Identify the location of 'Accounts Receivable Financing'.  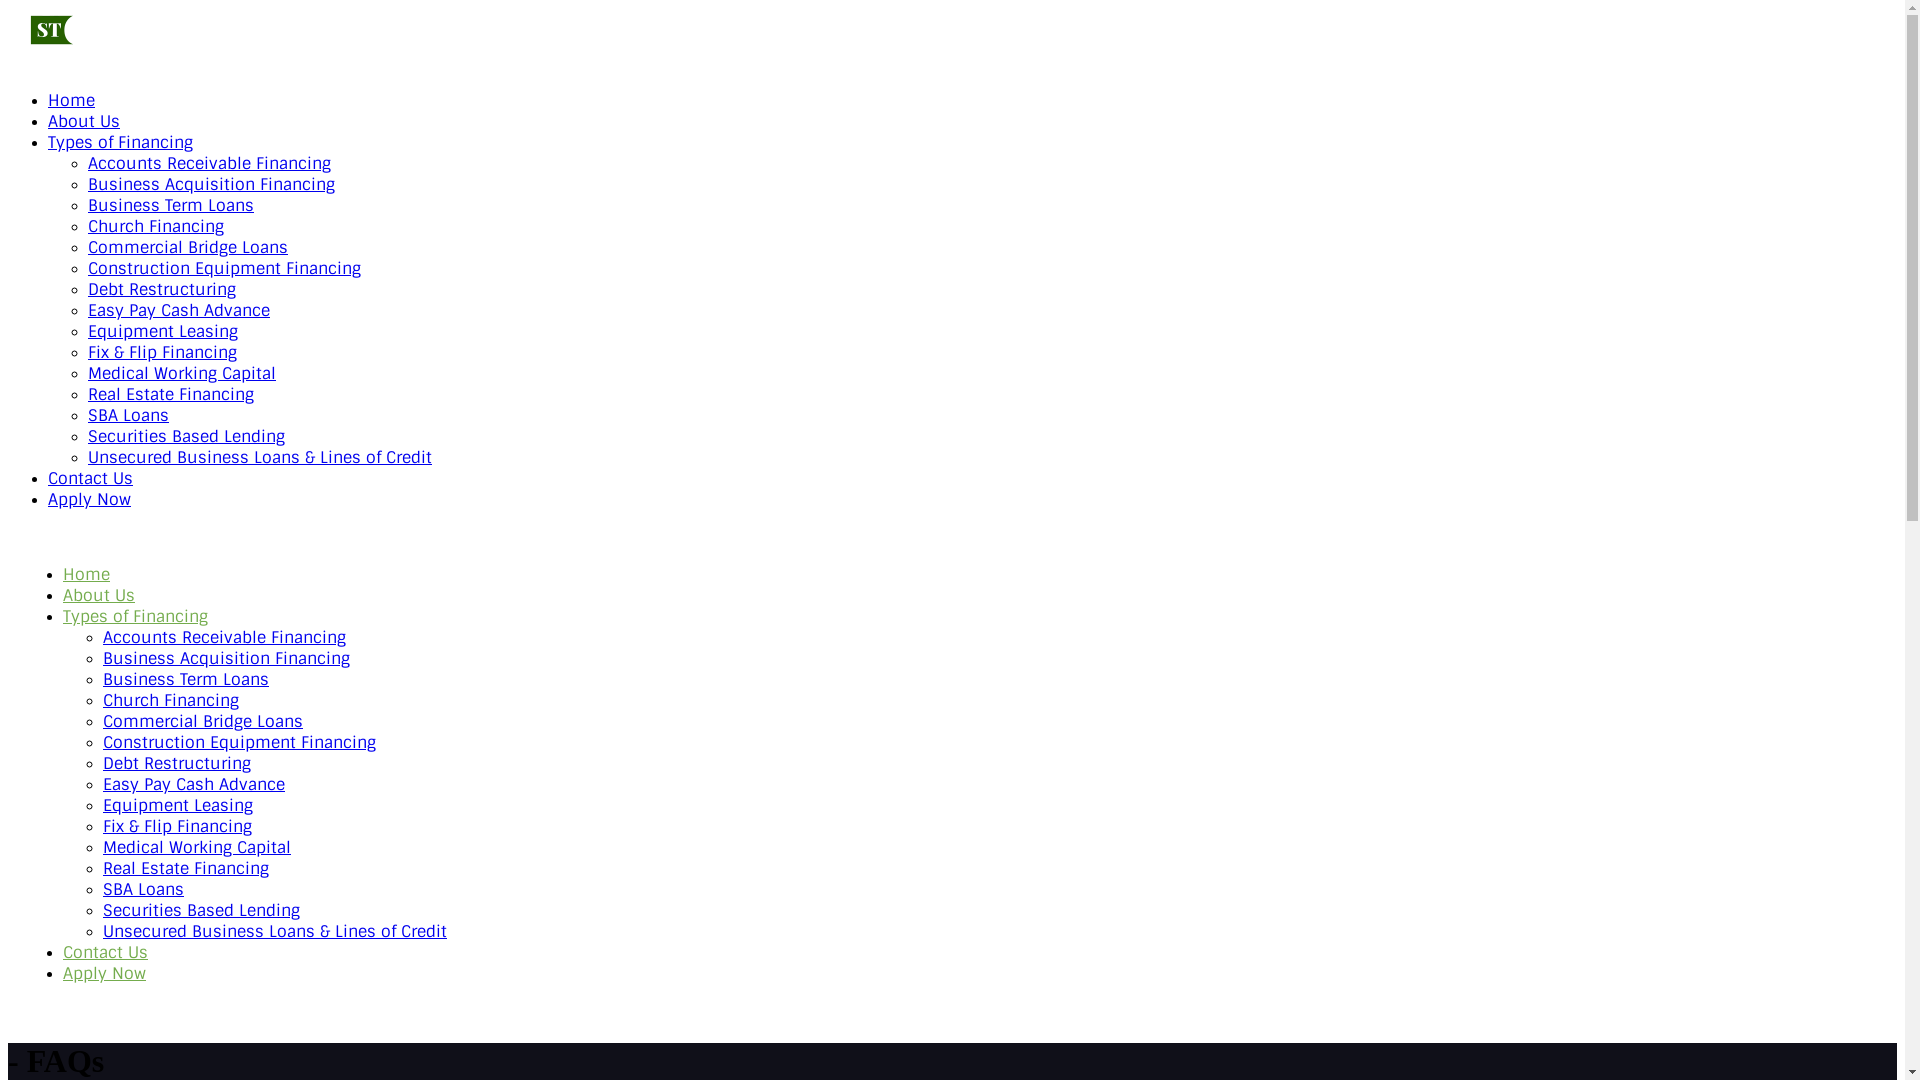
(224, 637).